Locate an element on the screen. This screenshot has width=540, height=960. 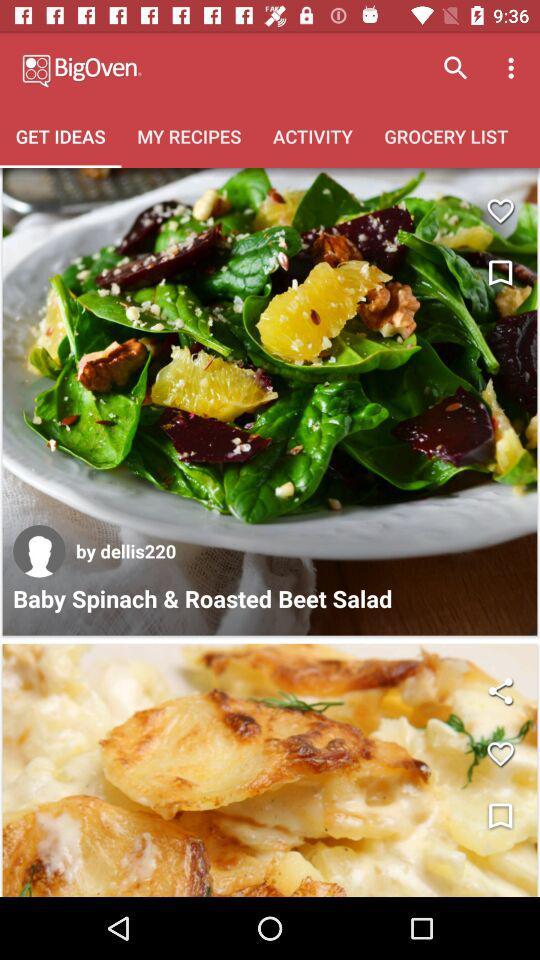
icon above grocery list item is located at coordinates (513, 68).